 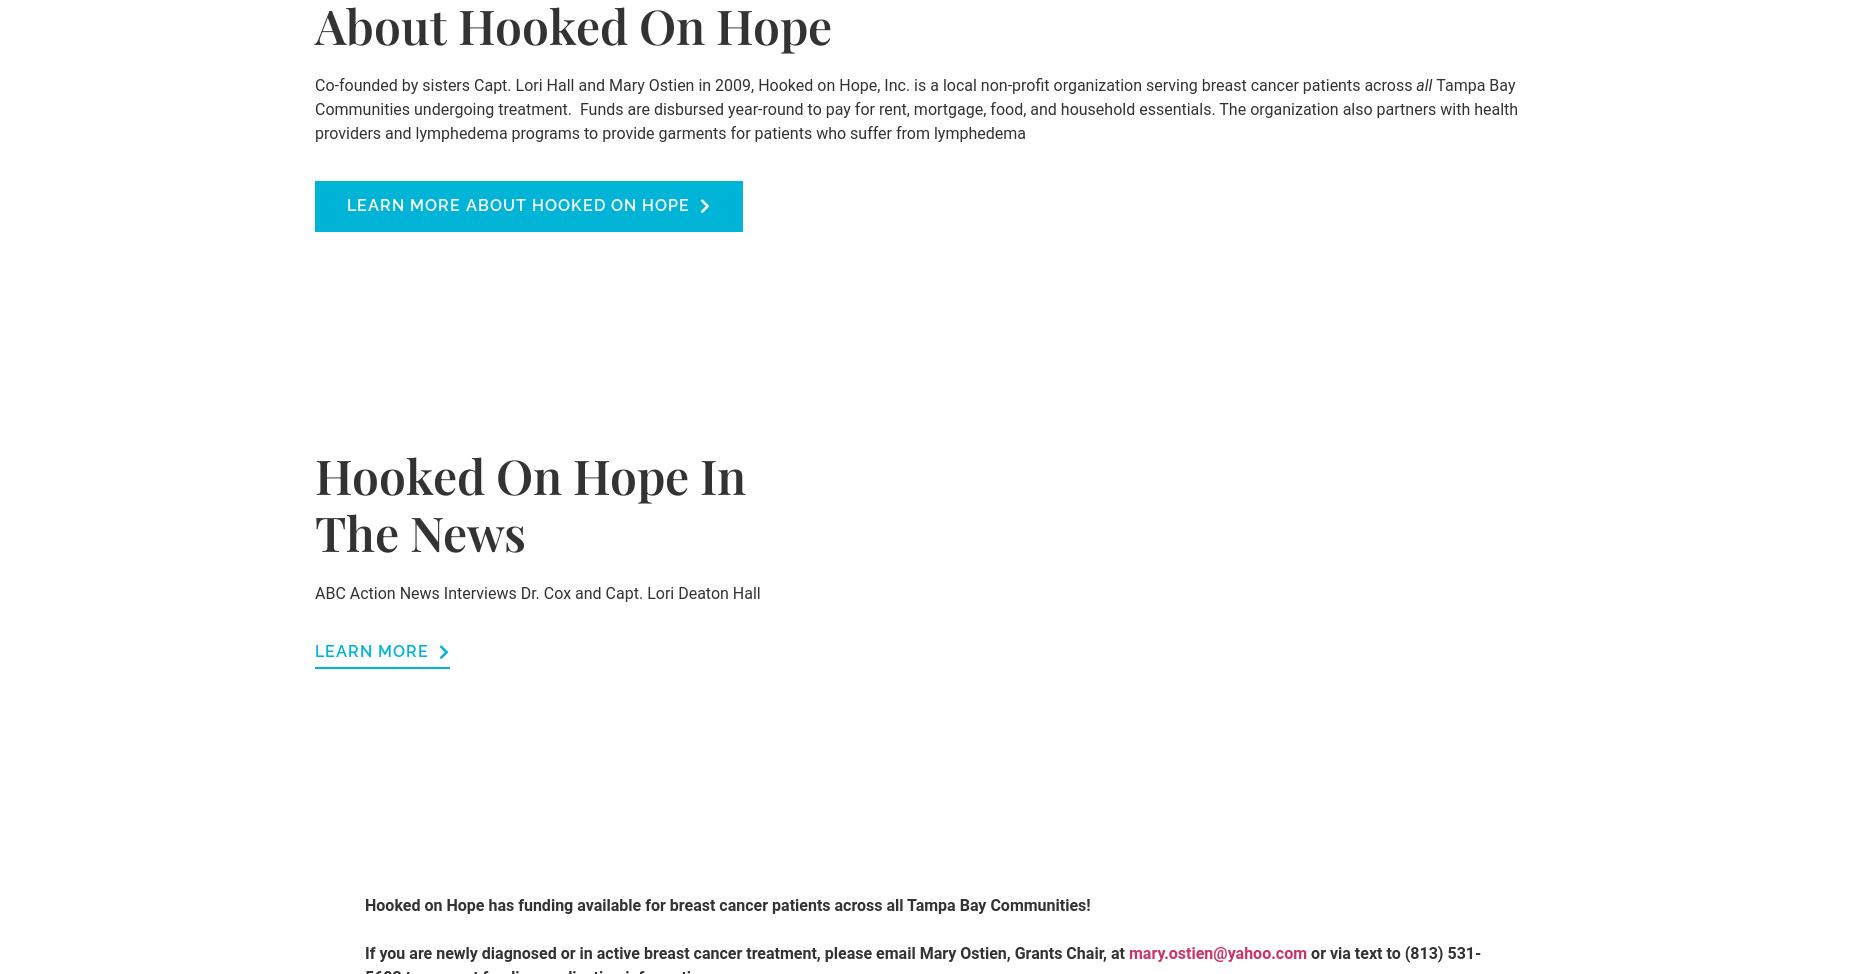 What do you see at coordinates (518, 204) in the screenshot?
I see `'Learn more about hooked on hope'` at bounding box center [518, 204].